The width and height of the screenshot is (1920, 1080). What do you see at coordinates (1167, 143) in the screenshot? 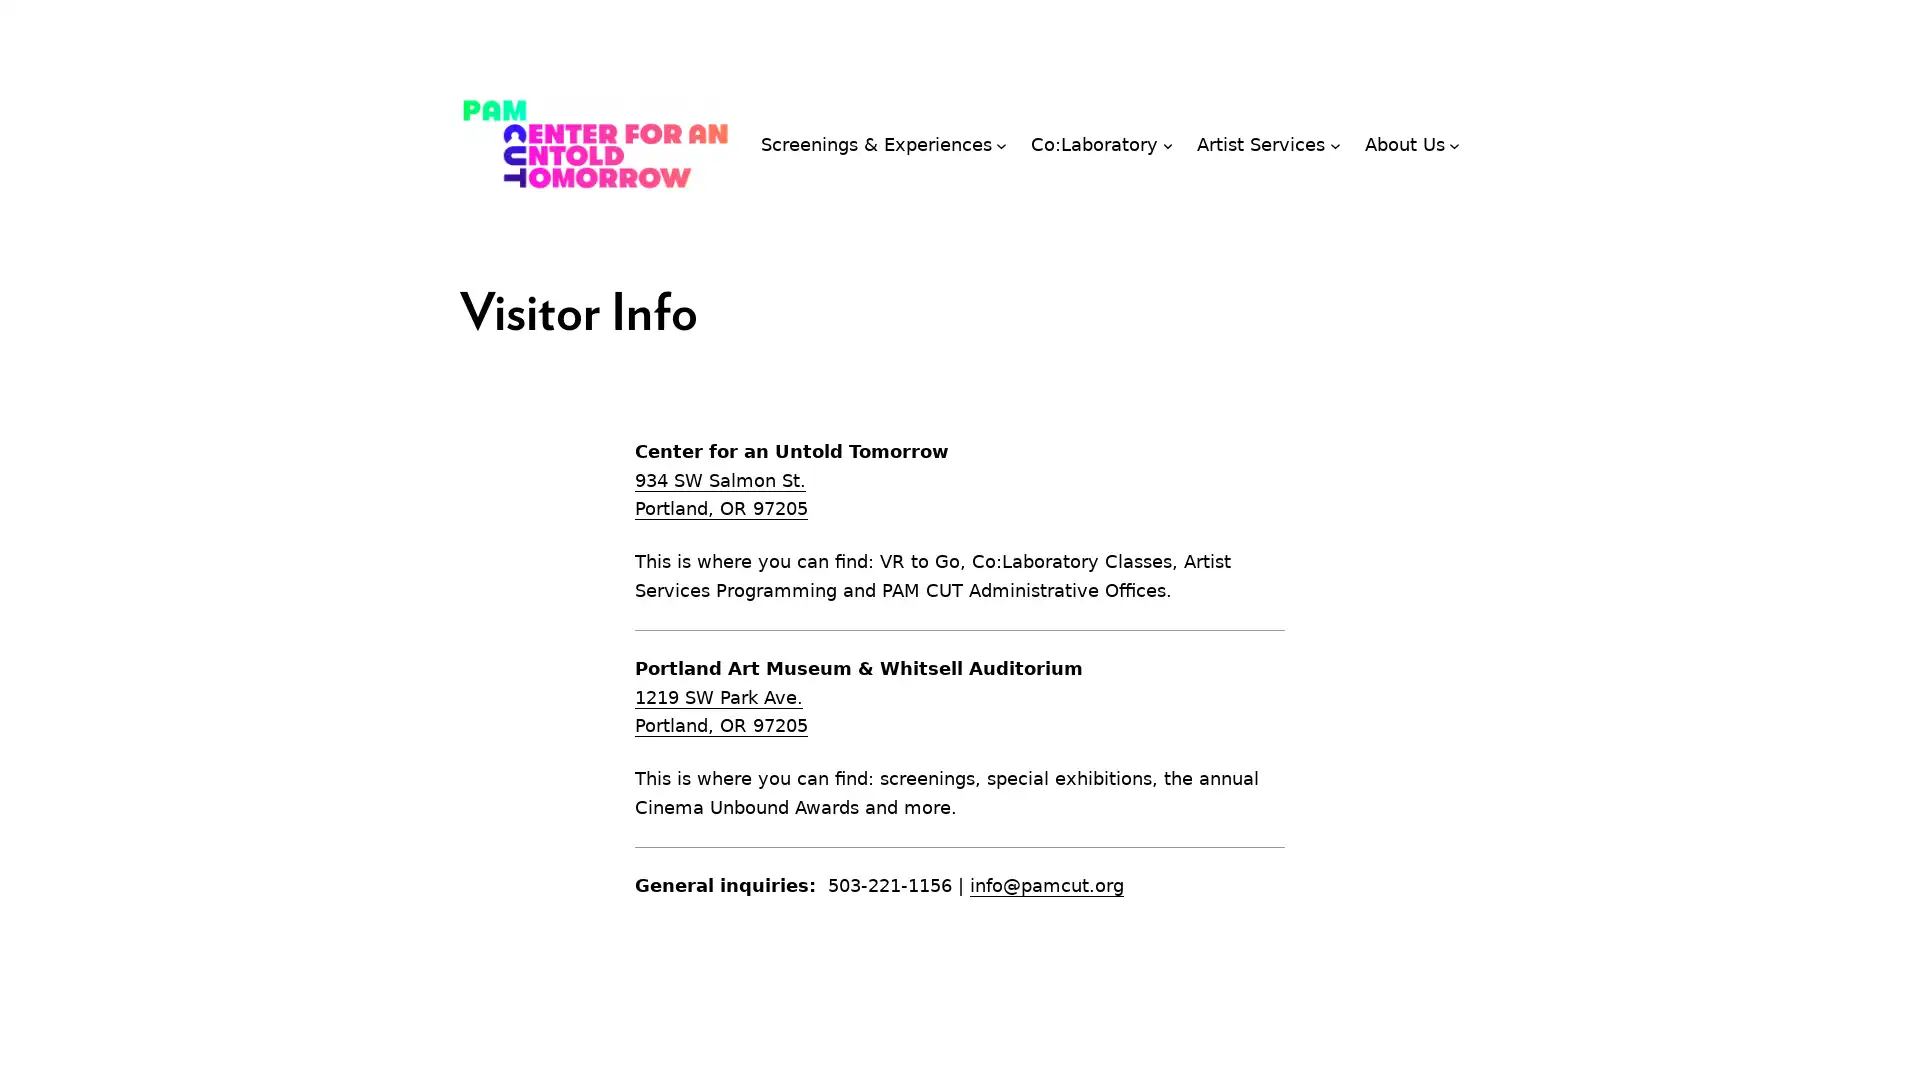
I see `Co:Laboratory submenu` at bounding box center [1167, 143].